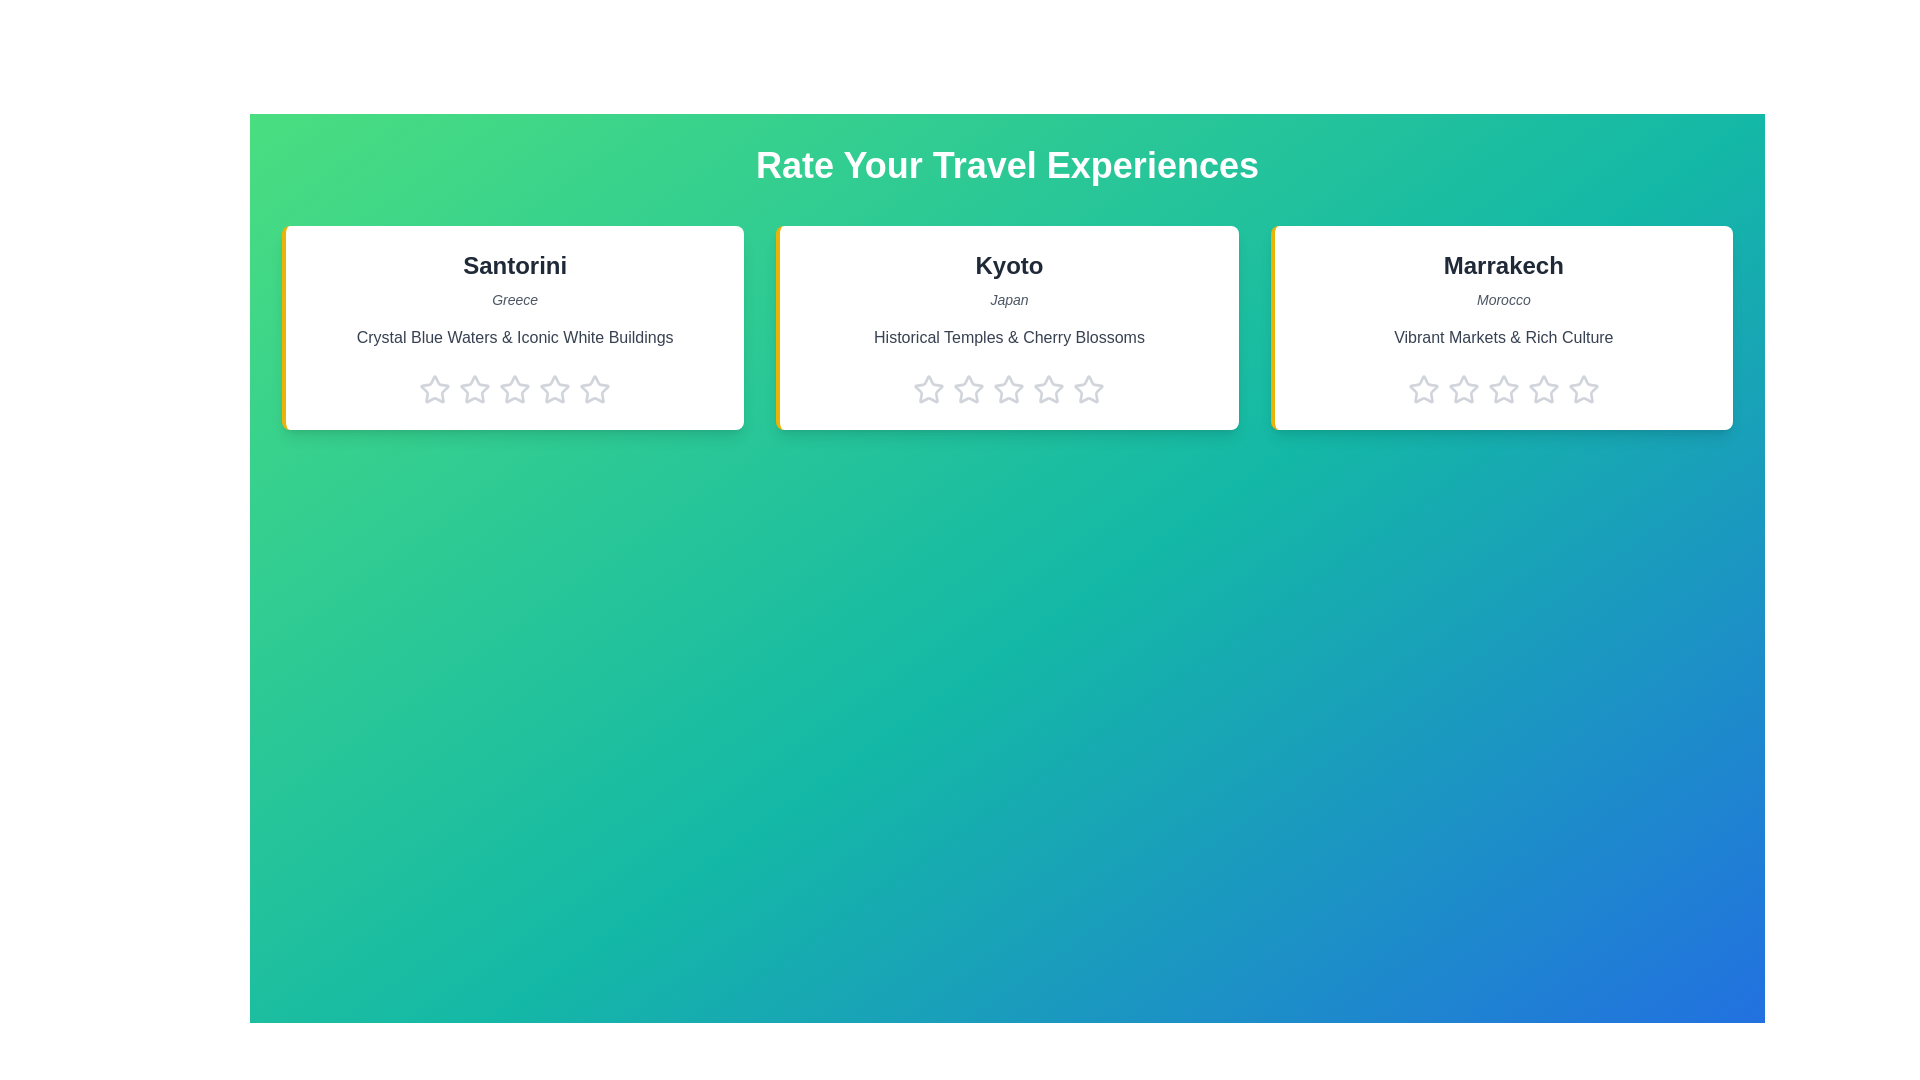 Image resolution: width=1920 pixels, height=1080 pixels. Describe the element at coordinates (1007, 326) in the screenshot. I see `the destination card for Kyoto to inspect its country information` at that location.